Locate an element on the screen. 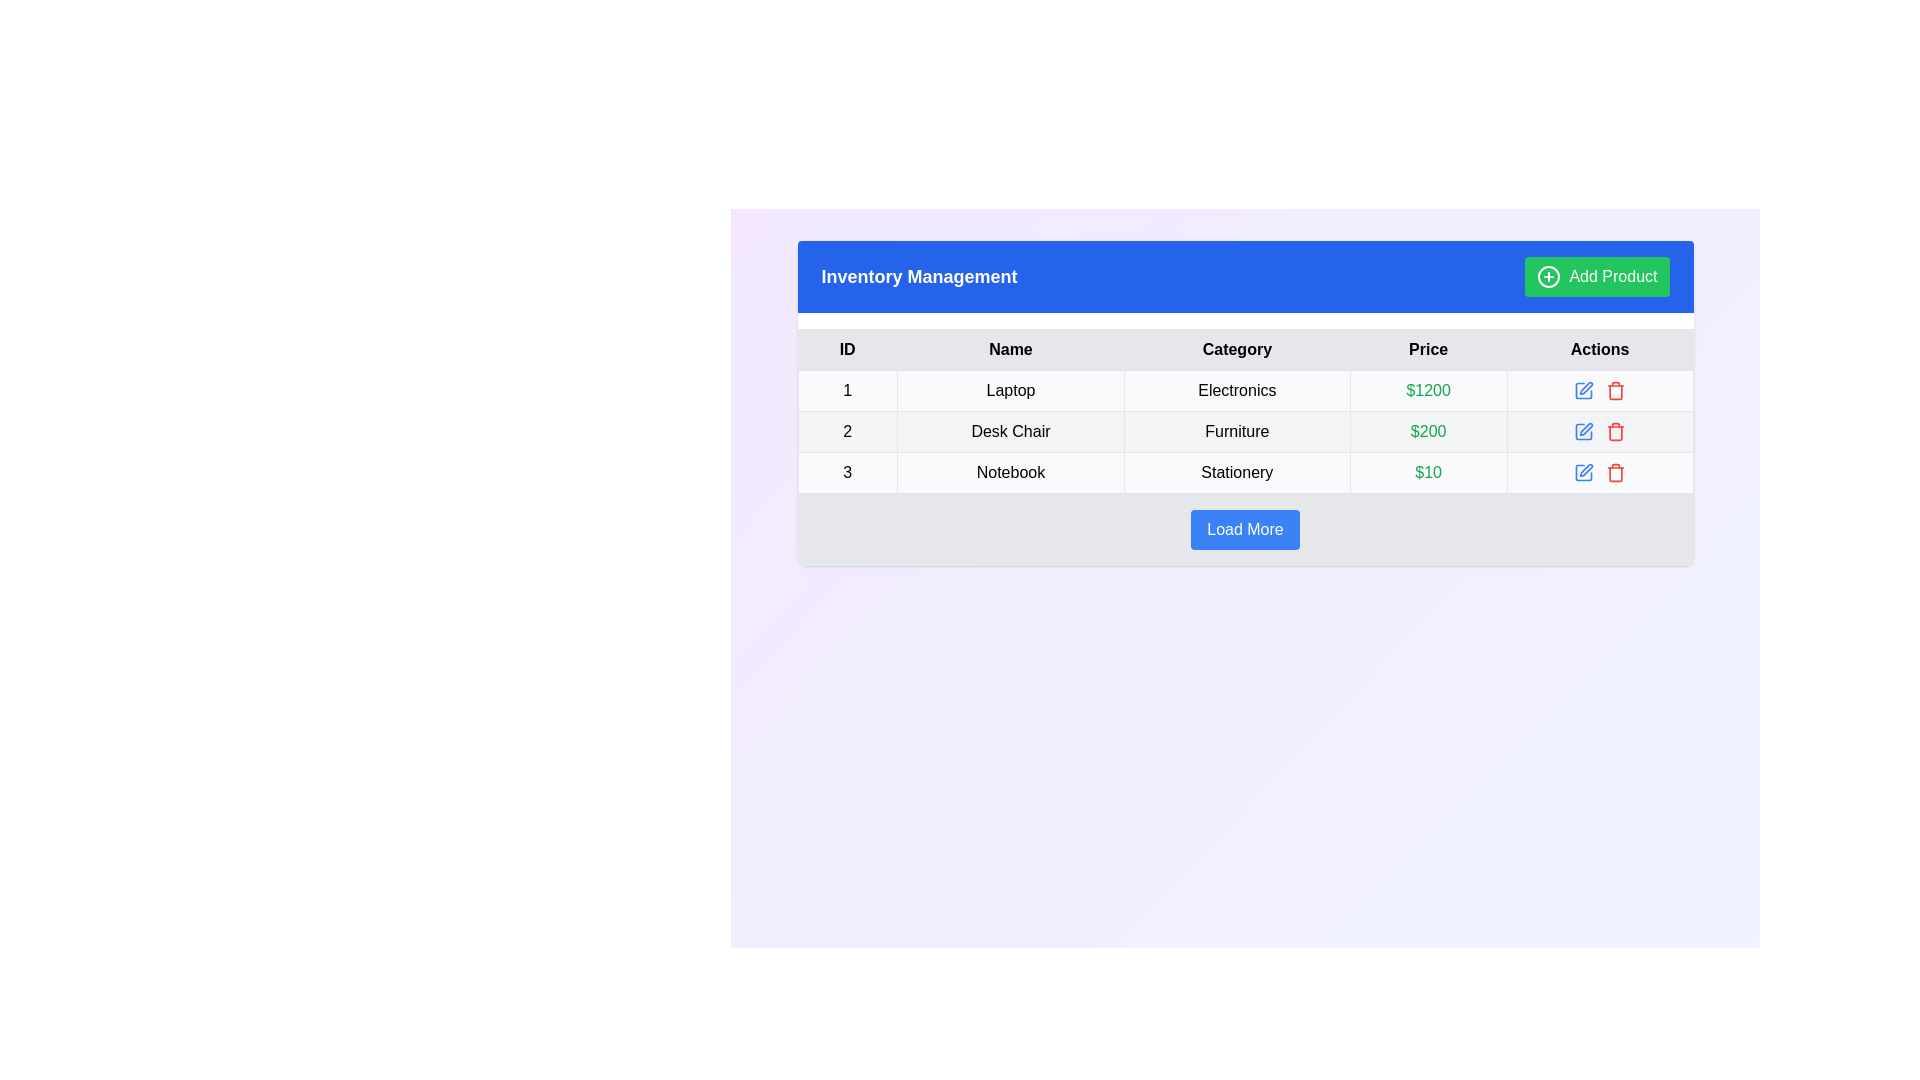  the 'Load More' button with a blue background and white text, located at the center of the footer bar at the bottom of the table is located at coordinates (1244, 528).